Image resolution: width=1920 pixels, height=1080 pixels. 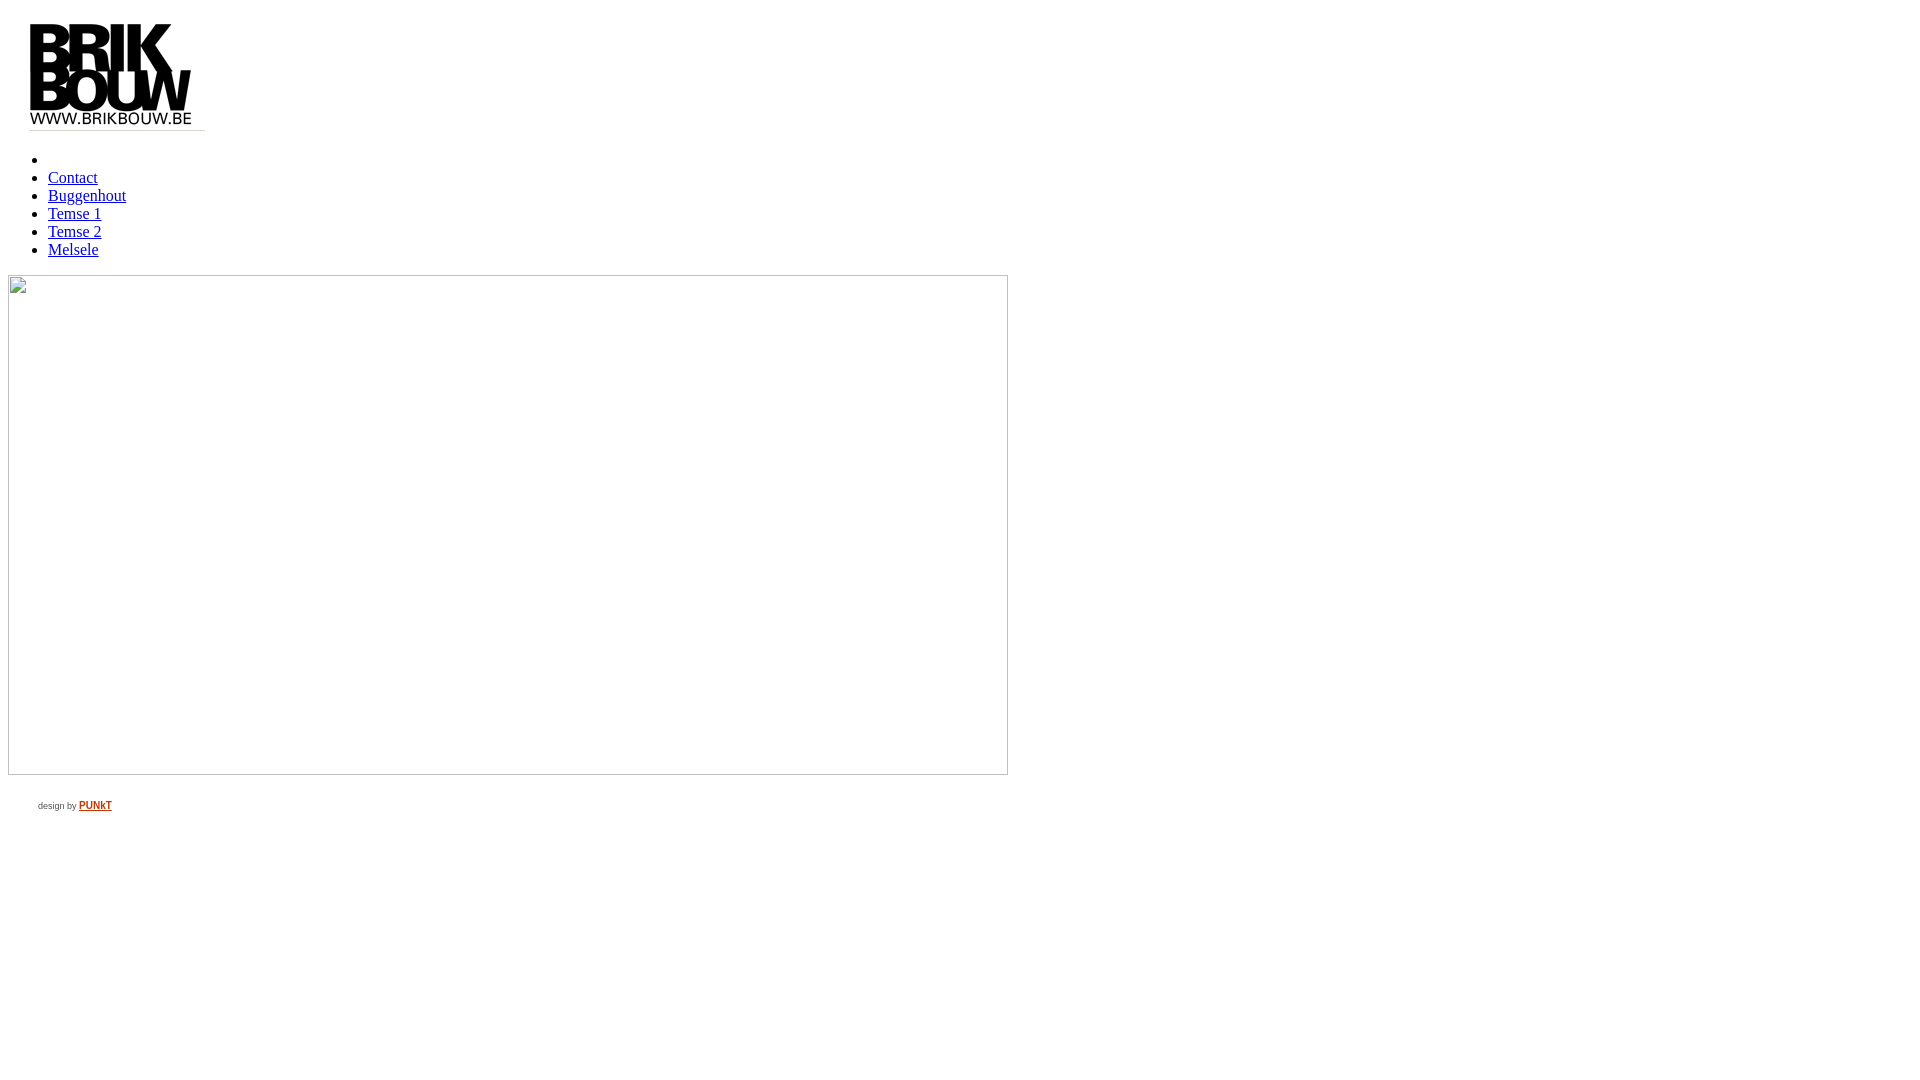 I want to click on 'Temse 1', so click(x=48, y=213).